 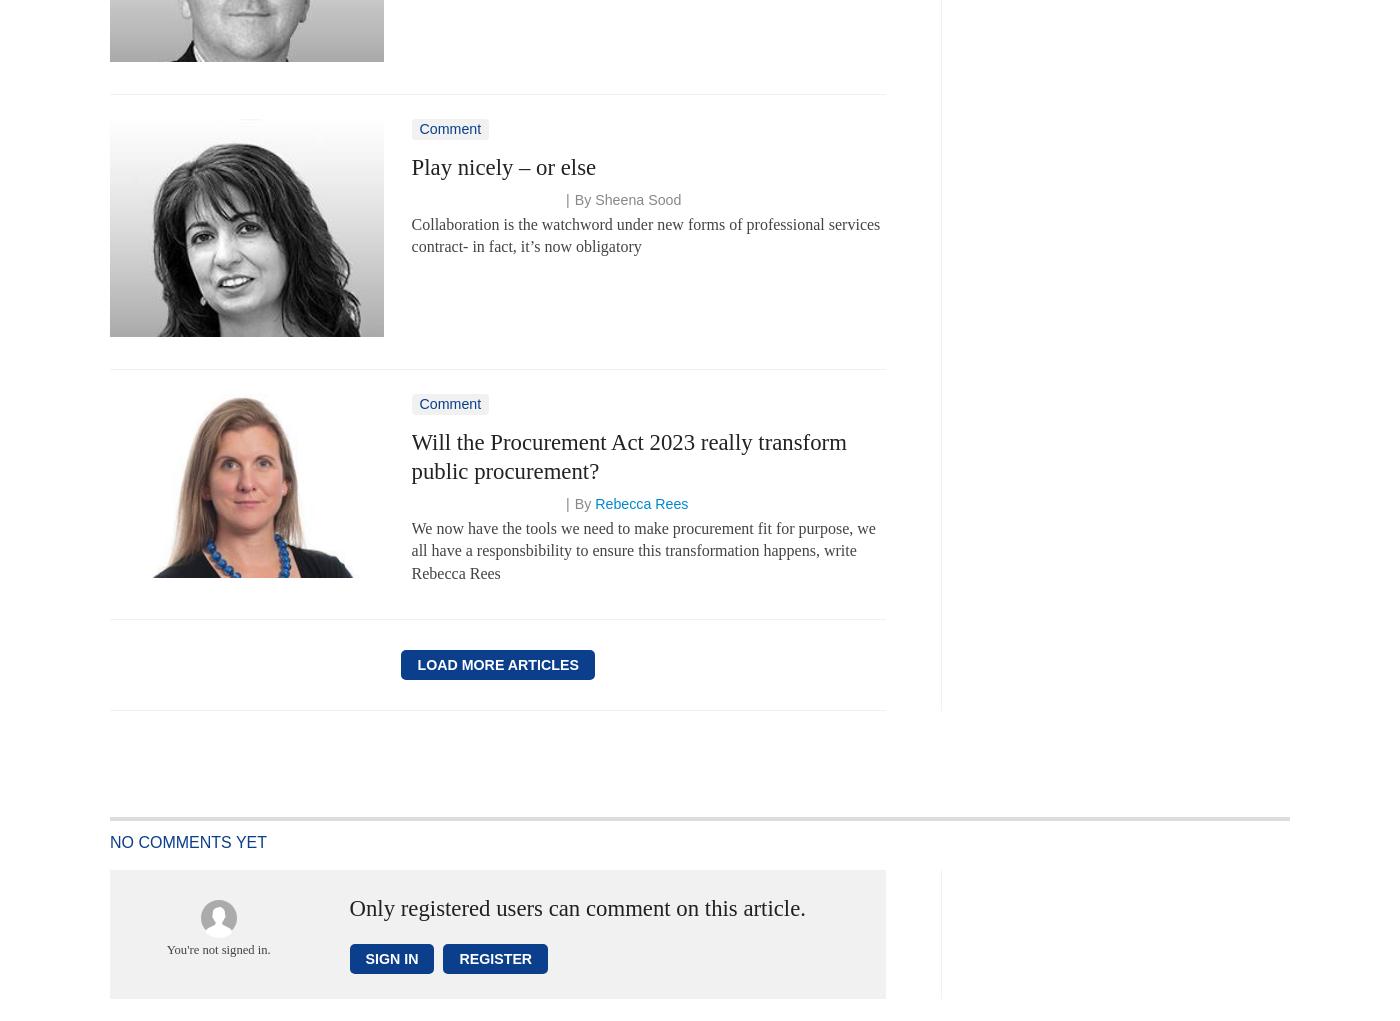 What do you see at coordinates (364, 957) in the screenshot?
I see `'Sign in'` at bounding box center [364, 957].